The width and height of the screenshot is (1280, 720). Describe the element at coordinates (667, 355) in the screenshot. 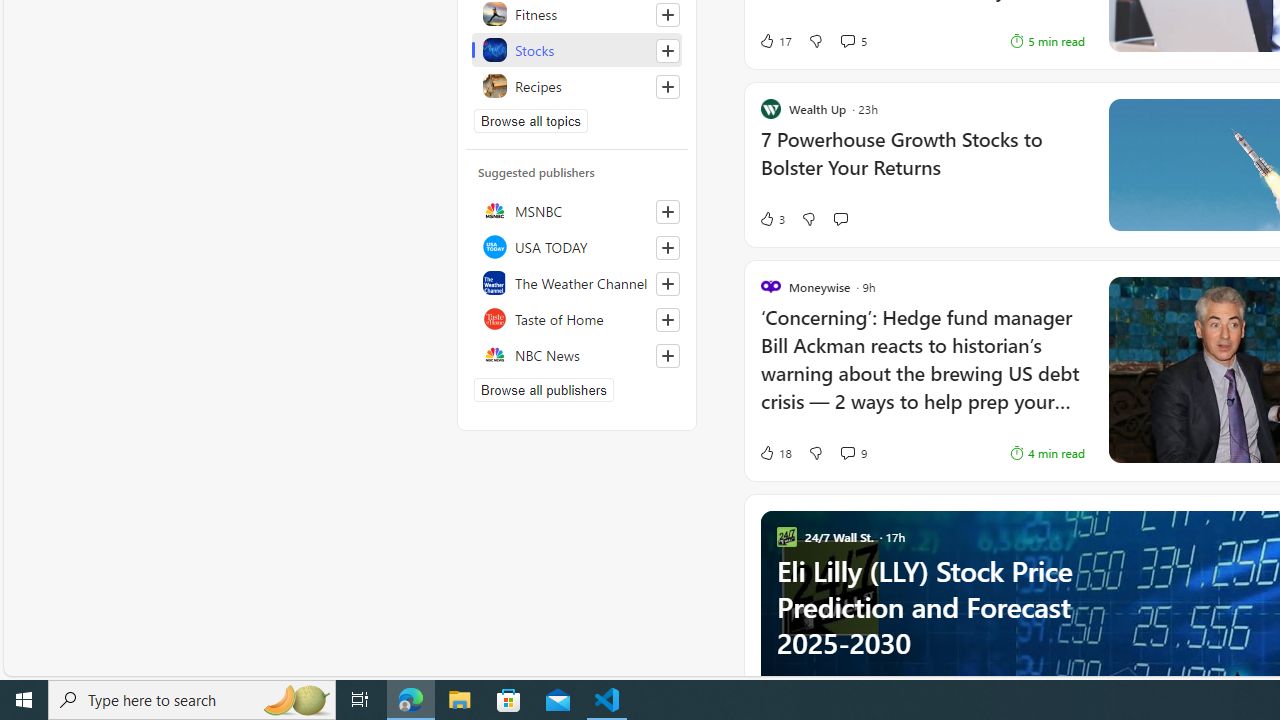

I see `'Follow this source'` at that location.